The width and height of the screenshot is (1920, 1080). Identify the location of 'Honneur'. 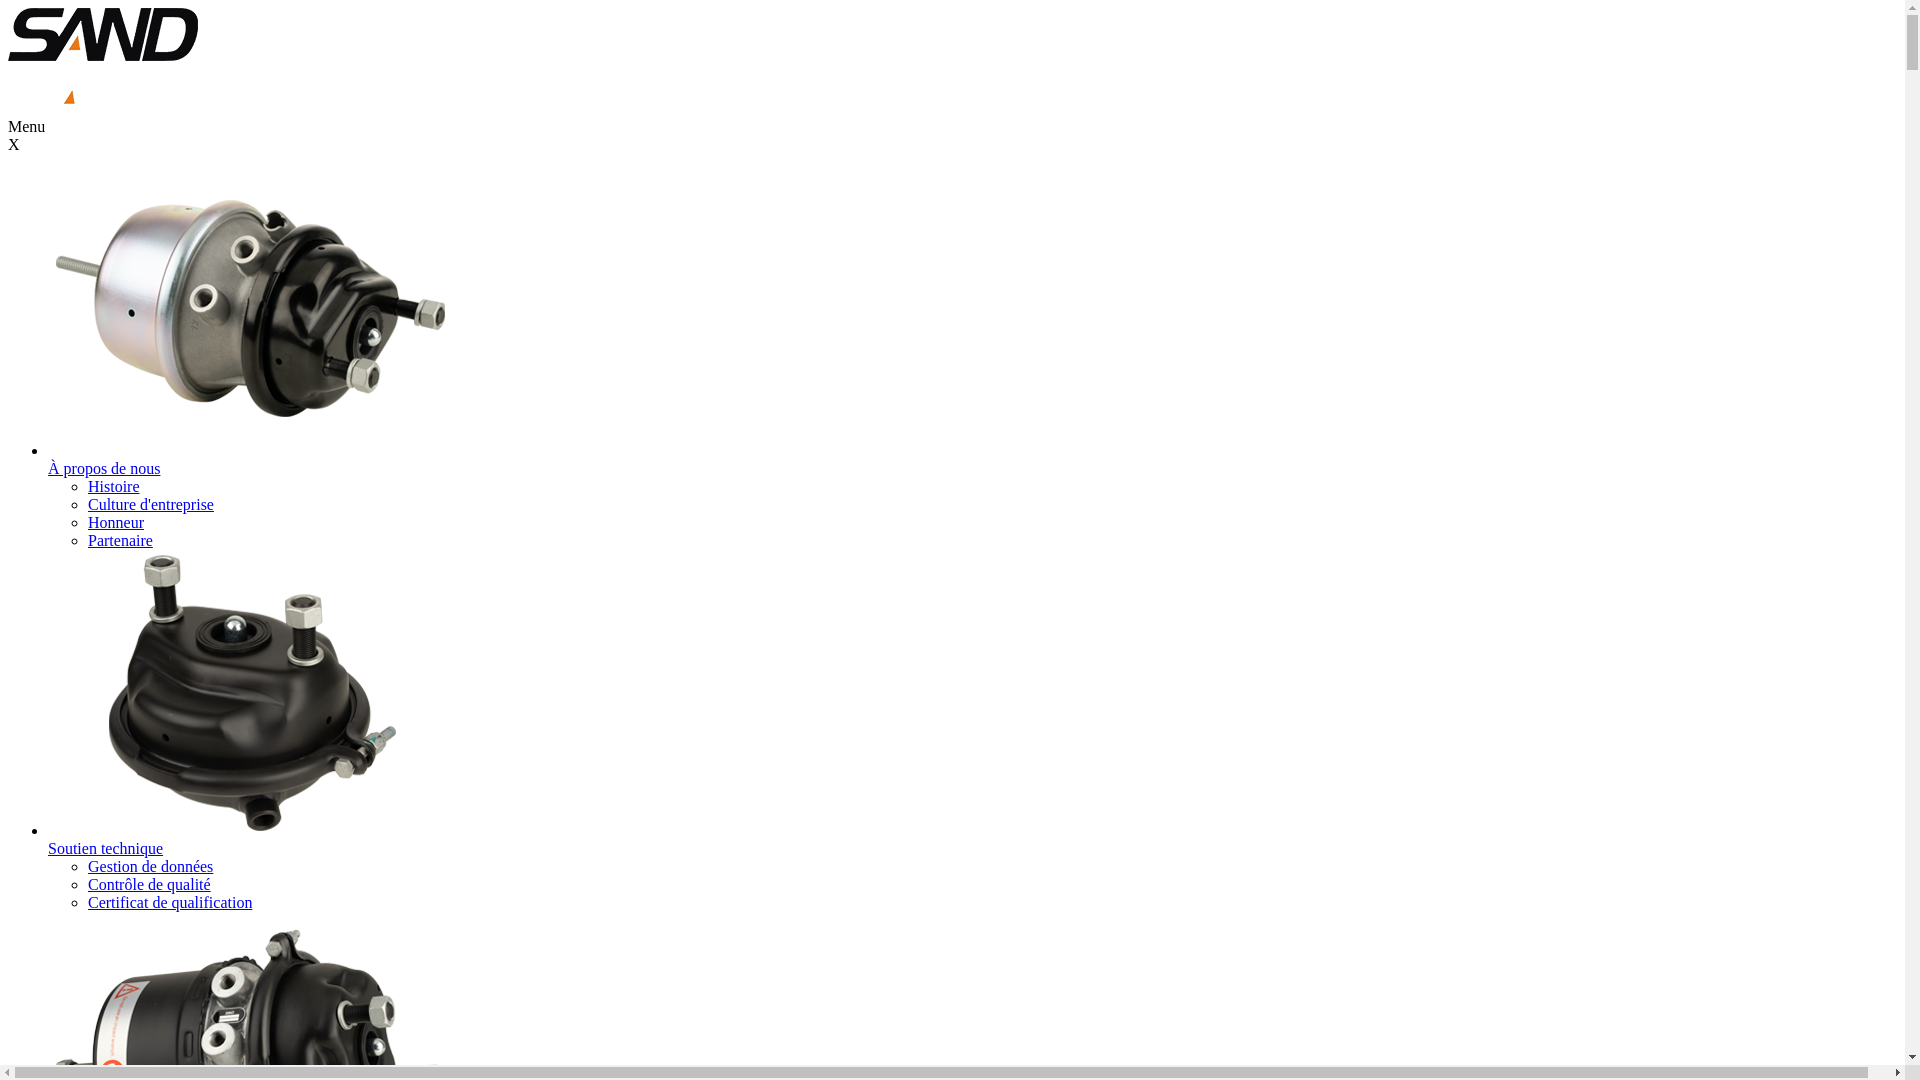
(114, 521).